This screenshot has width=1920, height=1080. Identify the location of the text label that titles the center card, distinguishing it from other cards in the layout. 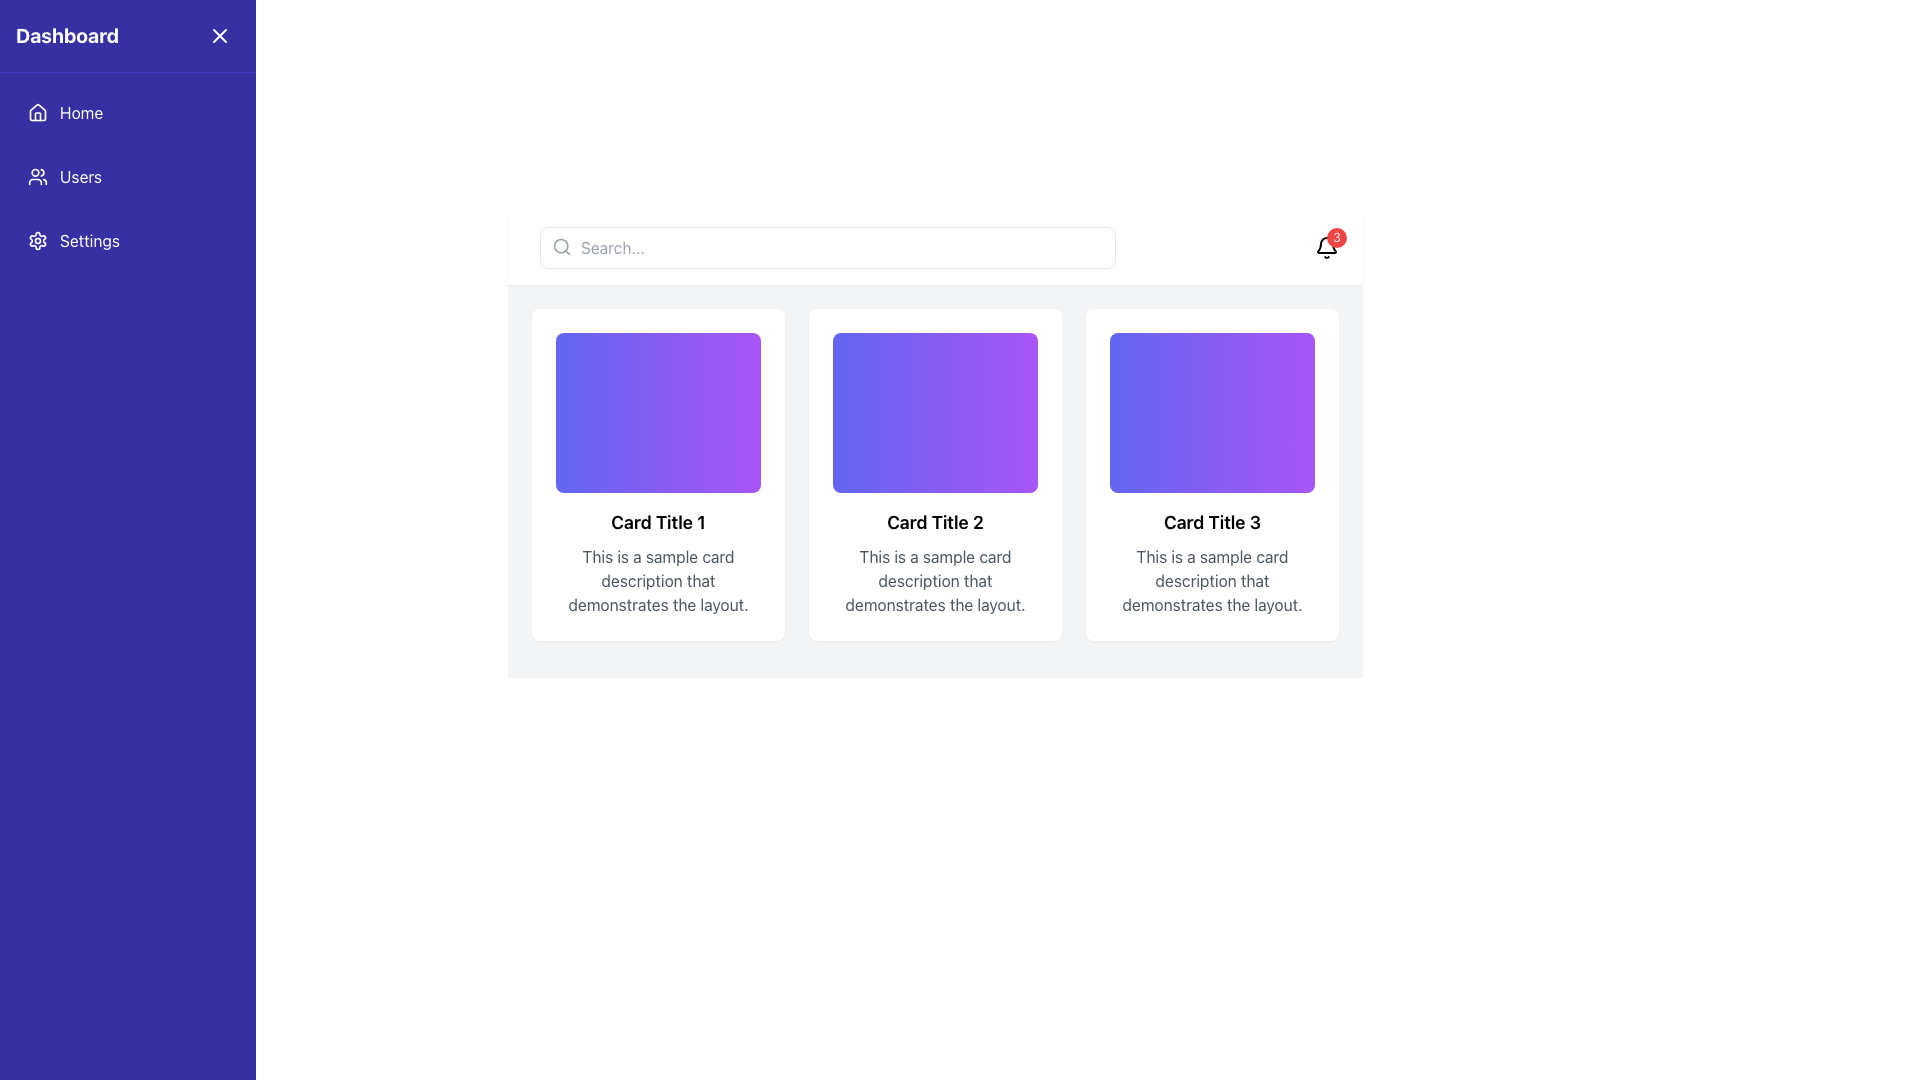
(934, 522).